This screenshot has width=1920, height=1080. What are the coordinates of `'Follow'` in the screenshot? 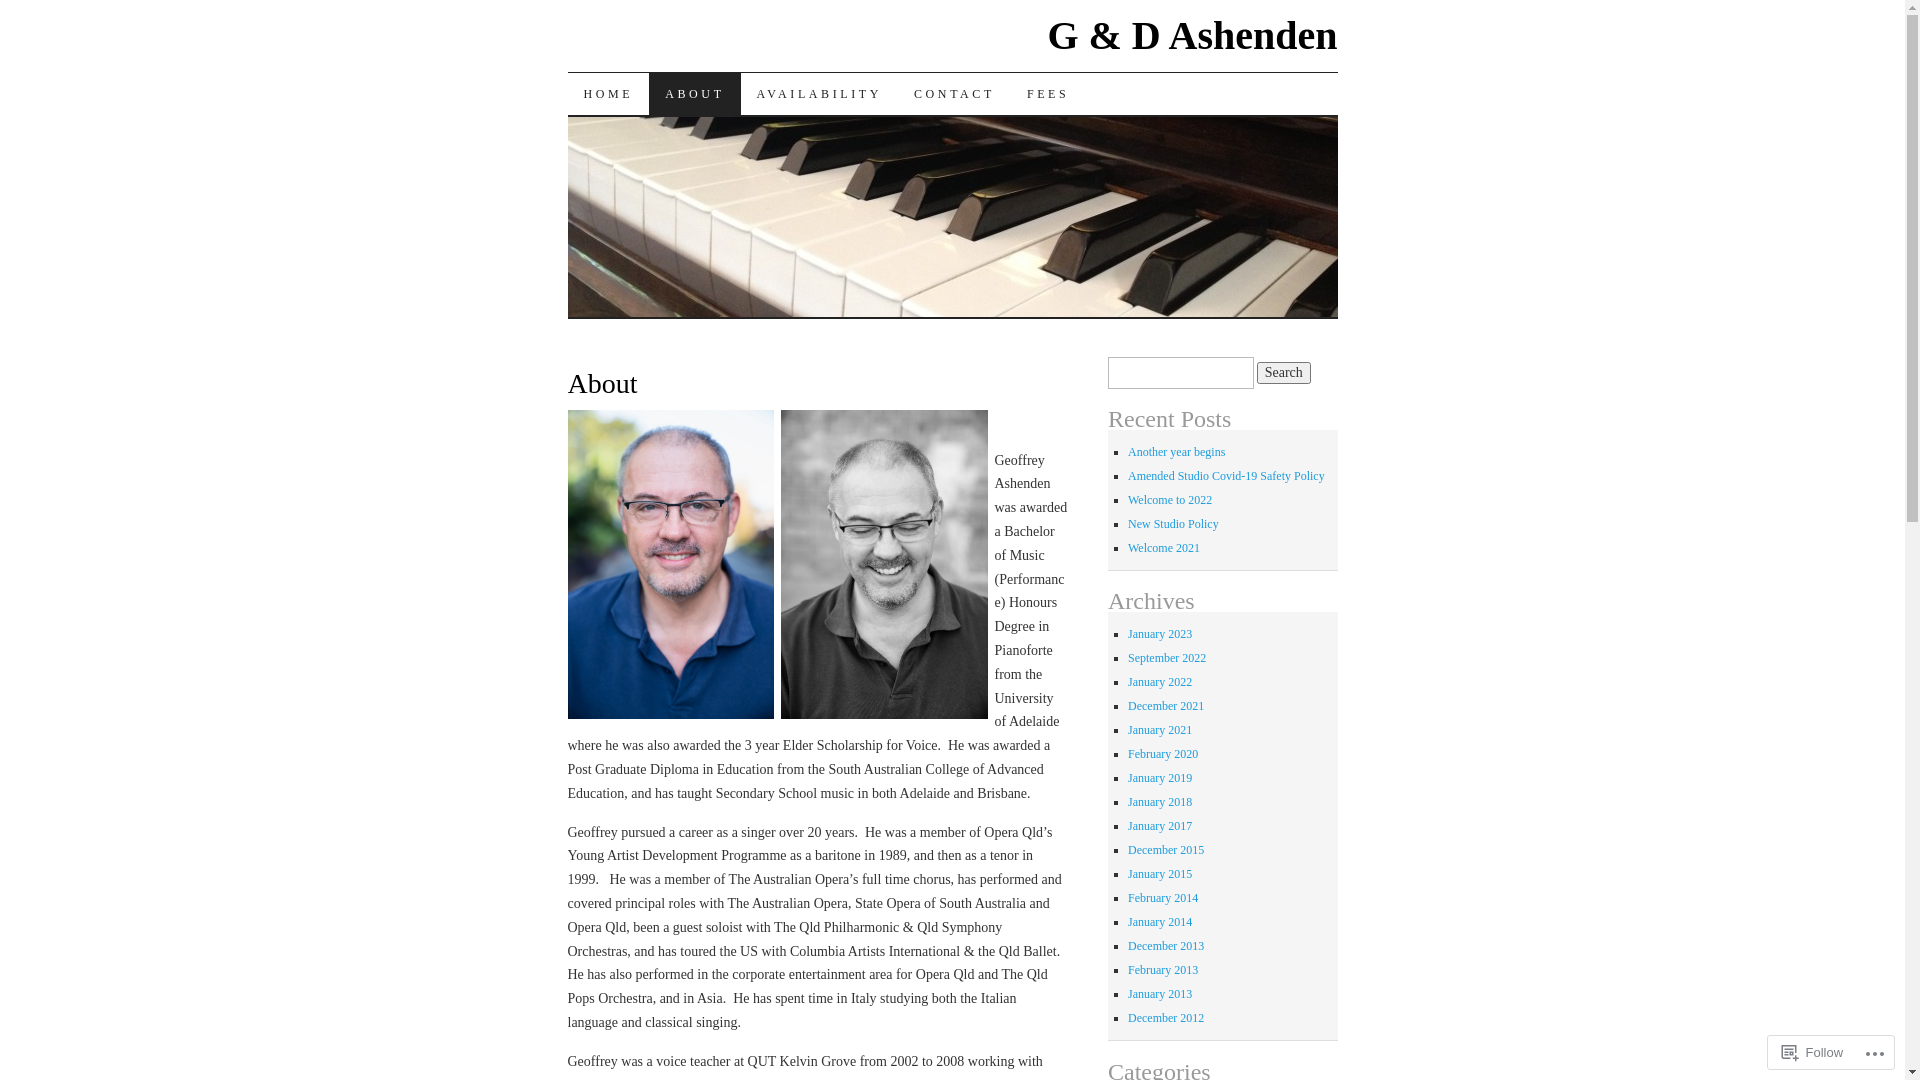 It's located at (1774, 1051).